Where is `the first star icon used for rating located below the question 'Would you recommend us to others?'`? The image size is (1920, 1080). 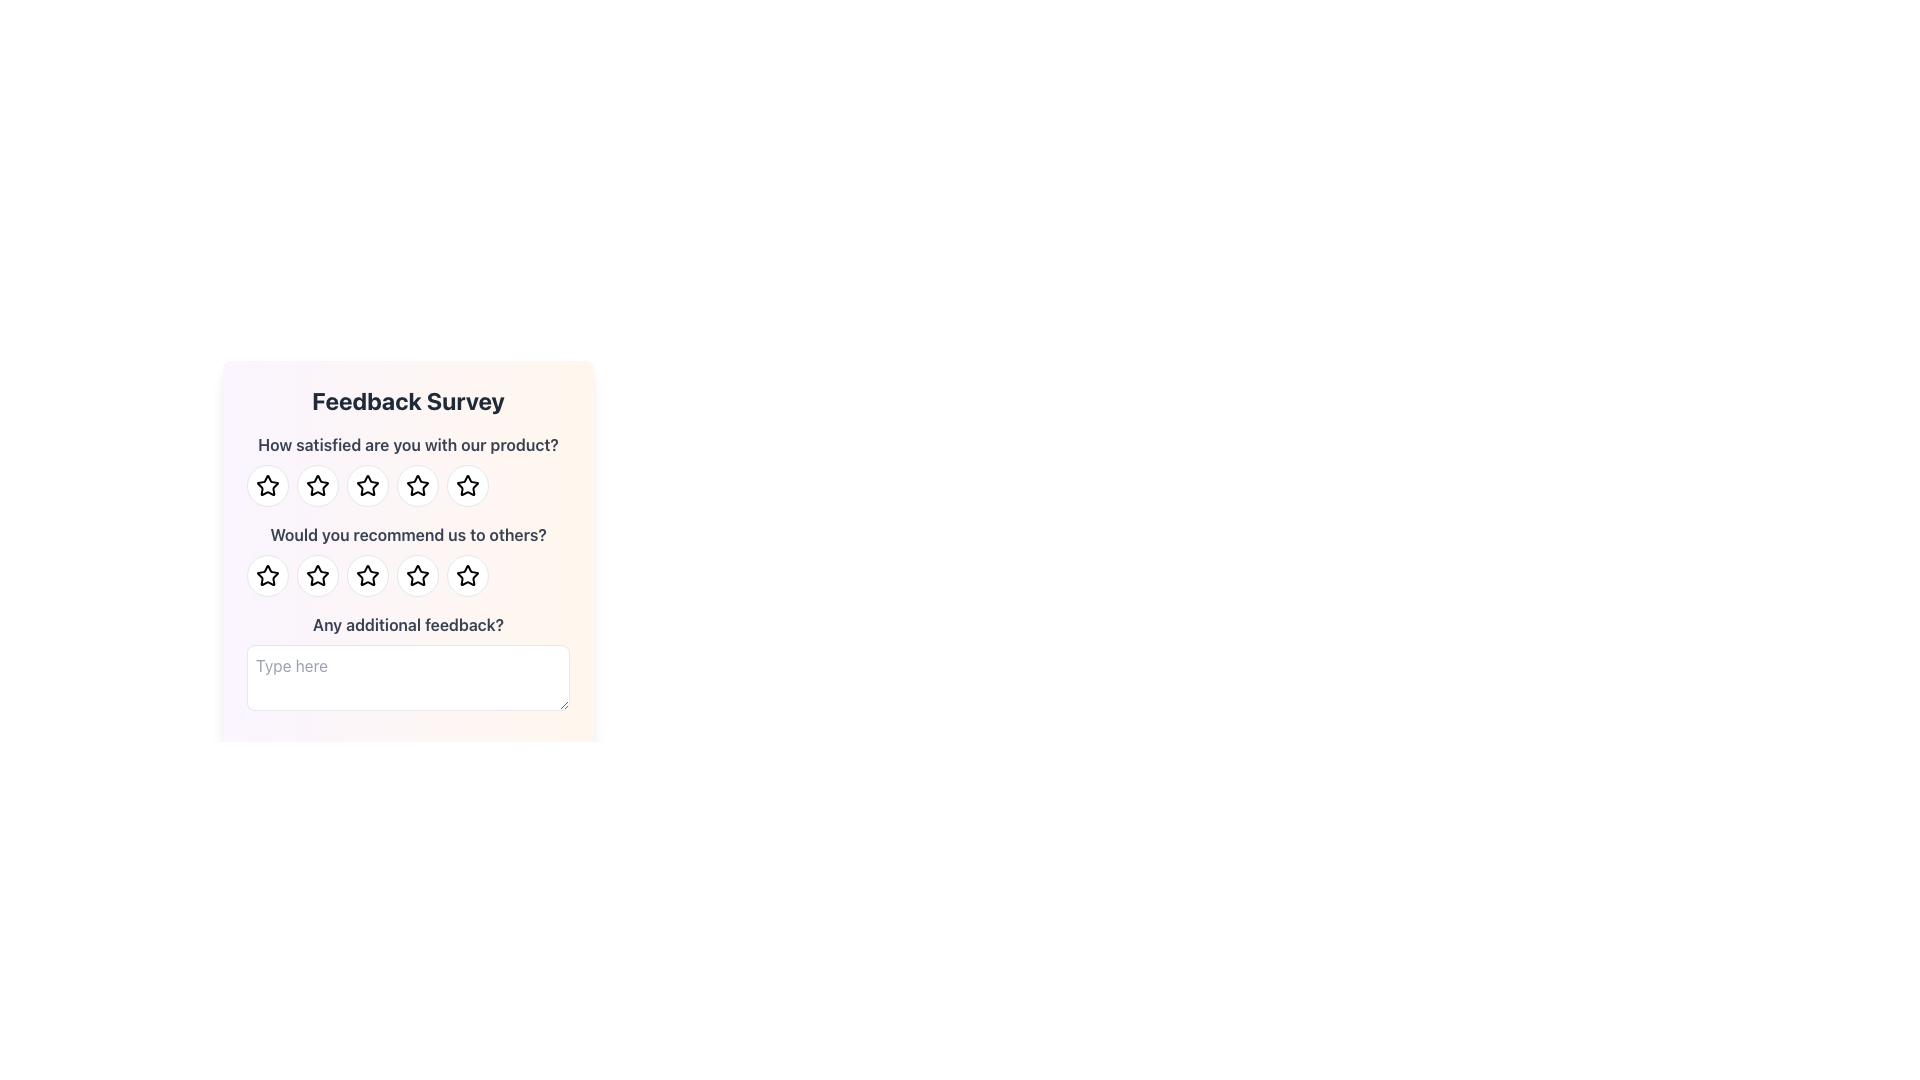
the first star icon used for rating located below the question 'Would you recommend us to others?' is located at coordinates (267, 575).